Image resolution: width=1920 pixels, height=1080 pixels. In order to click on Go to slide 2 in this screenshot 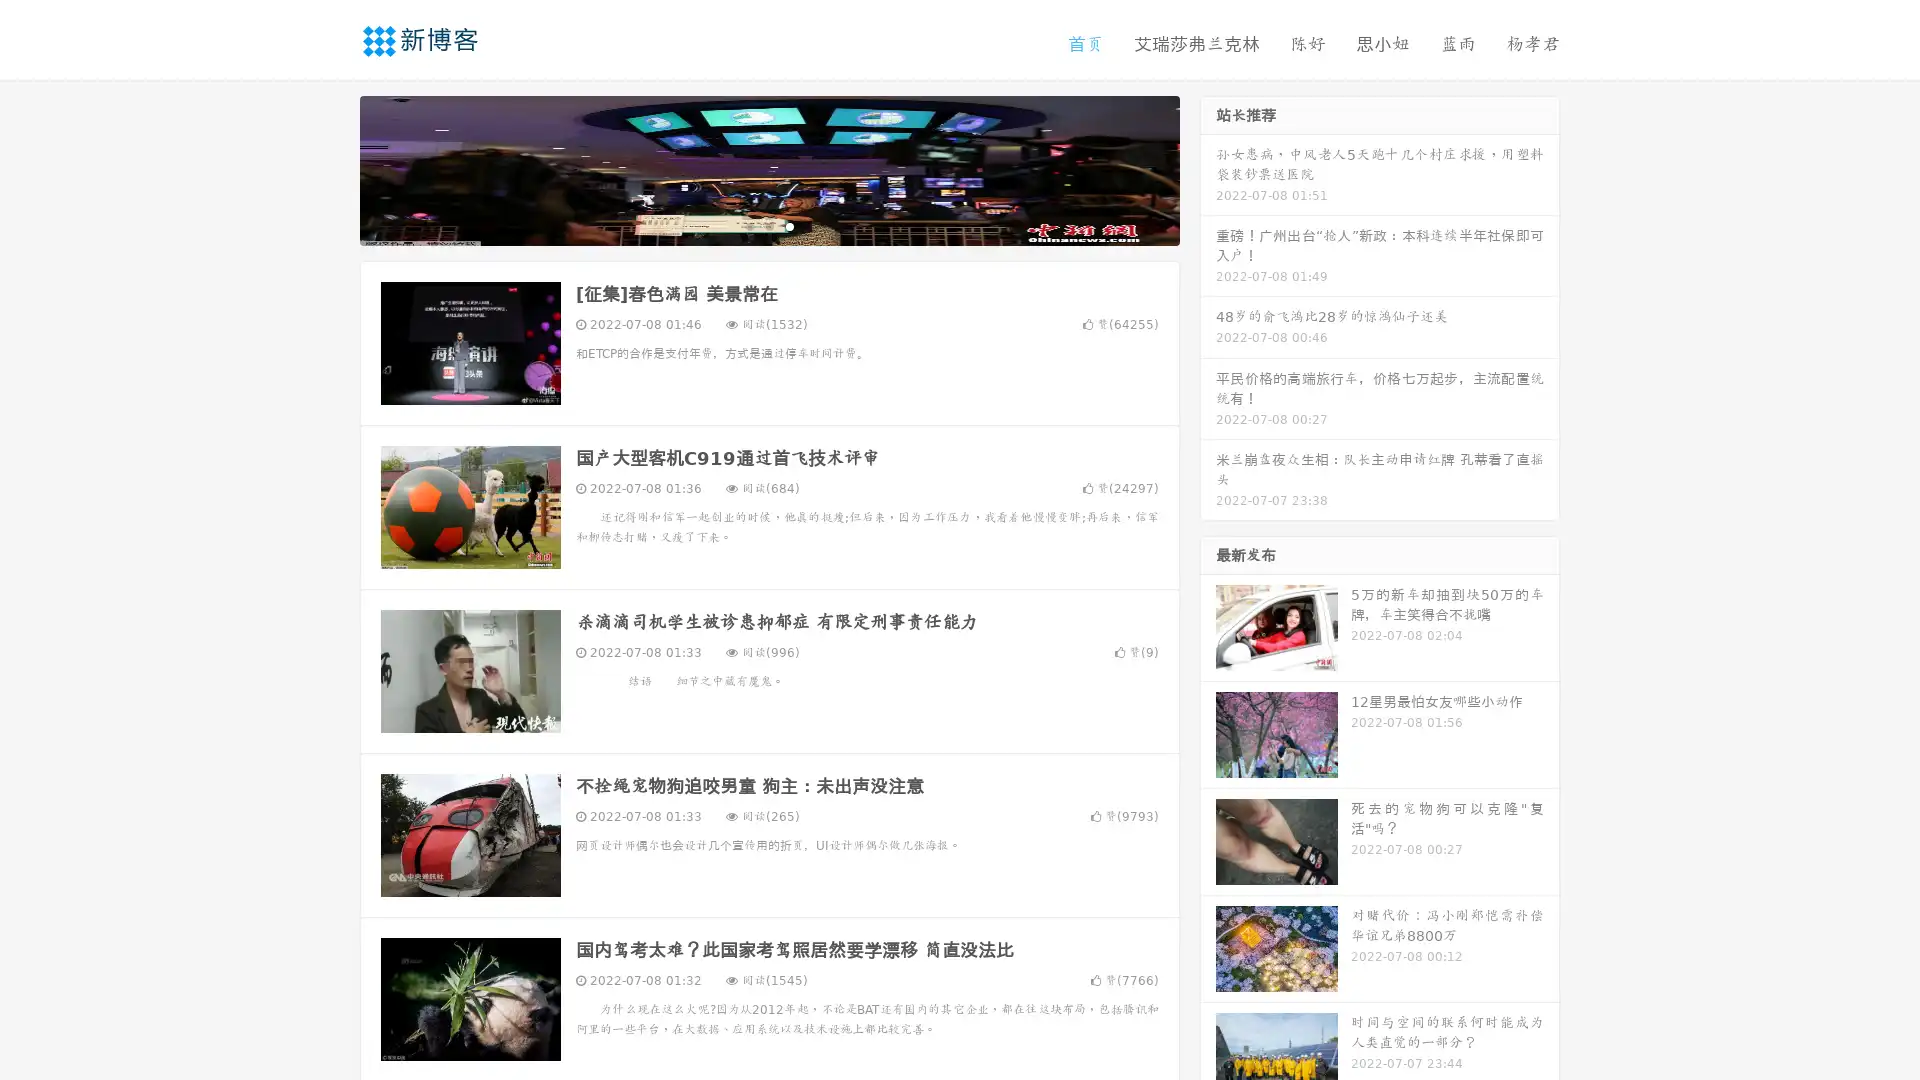, I will do `click(768, 225)`.